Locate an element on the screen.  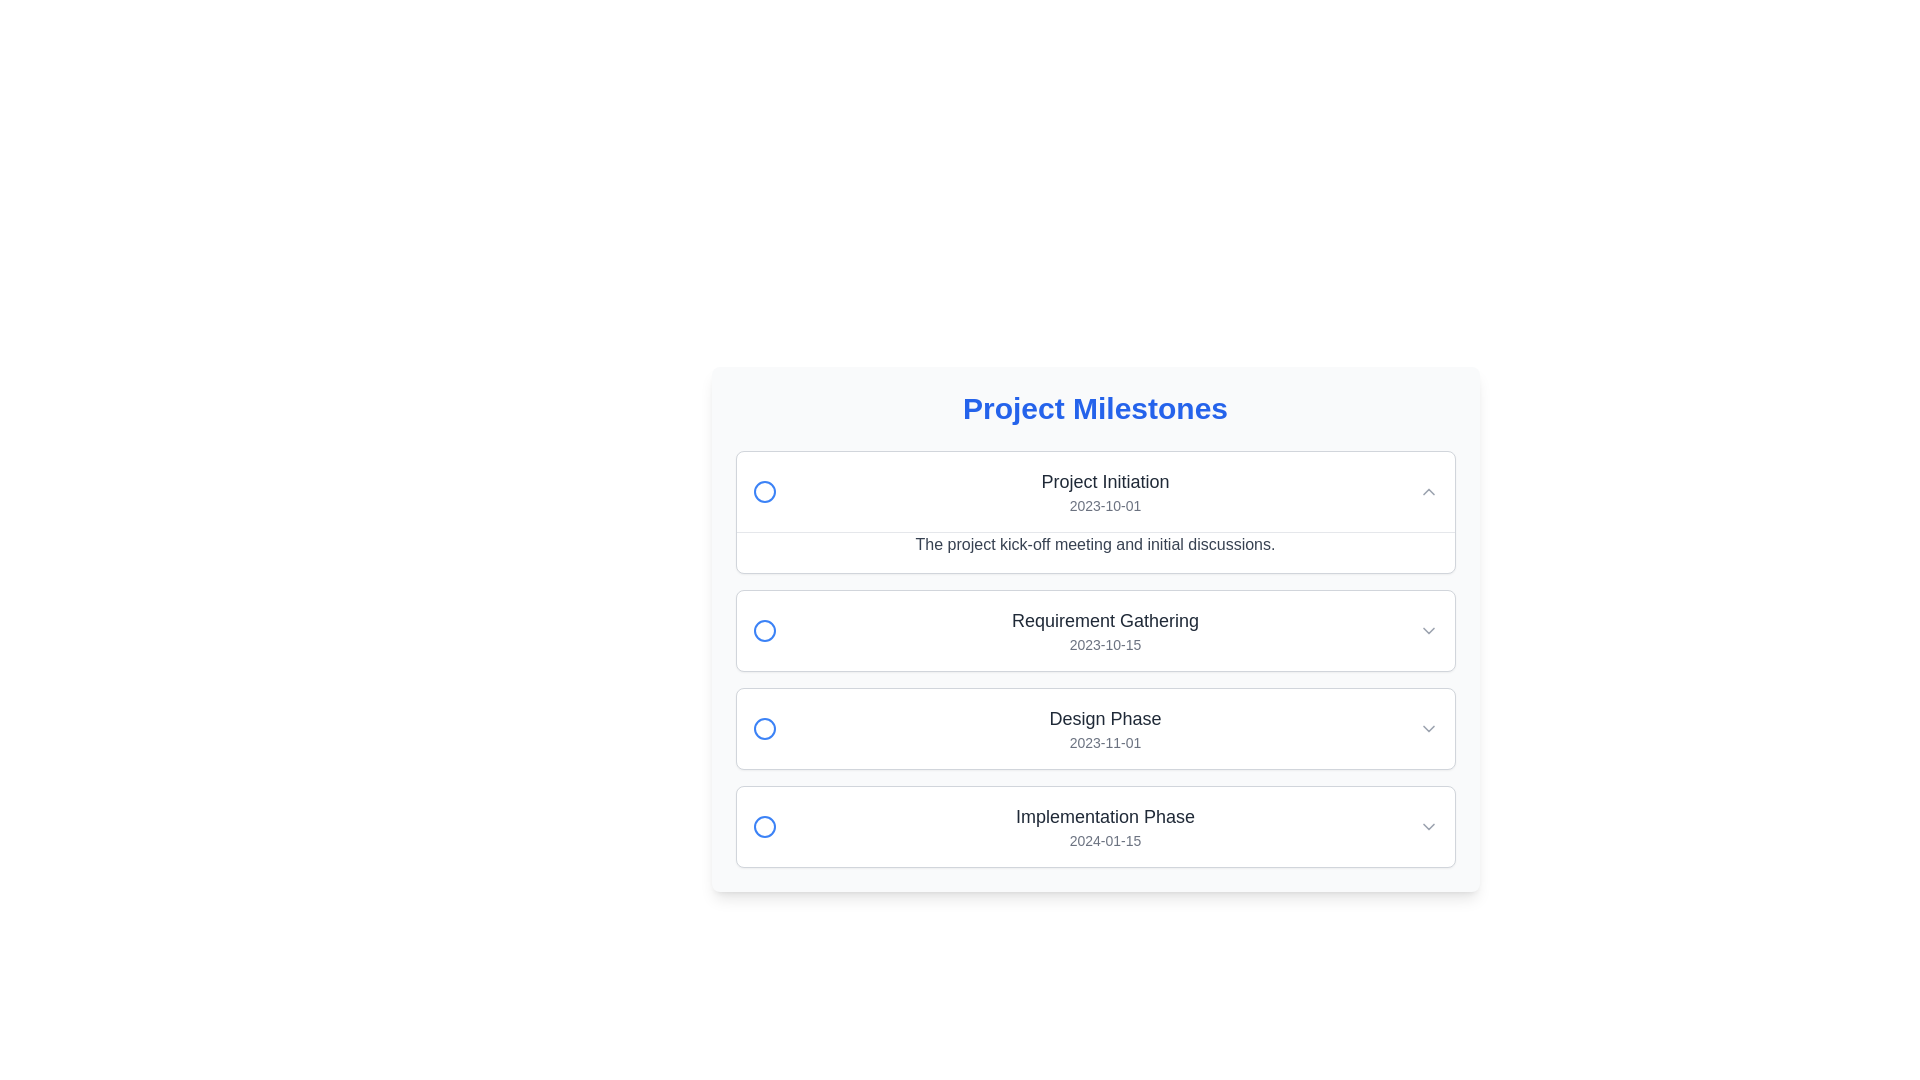
the circle shape within the SVG graphic that indicates the milestone for 'Project Initiation' located to the left of the text is located at coordinates (763, 492).